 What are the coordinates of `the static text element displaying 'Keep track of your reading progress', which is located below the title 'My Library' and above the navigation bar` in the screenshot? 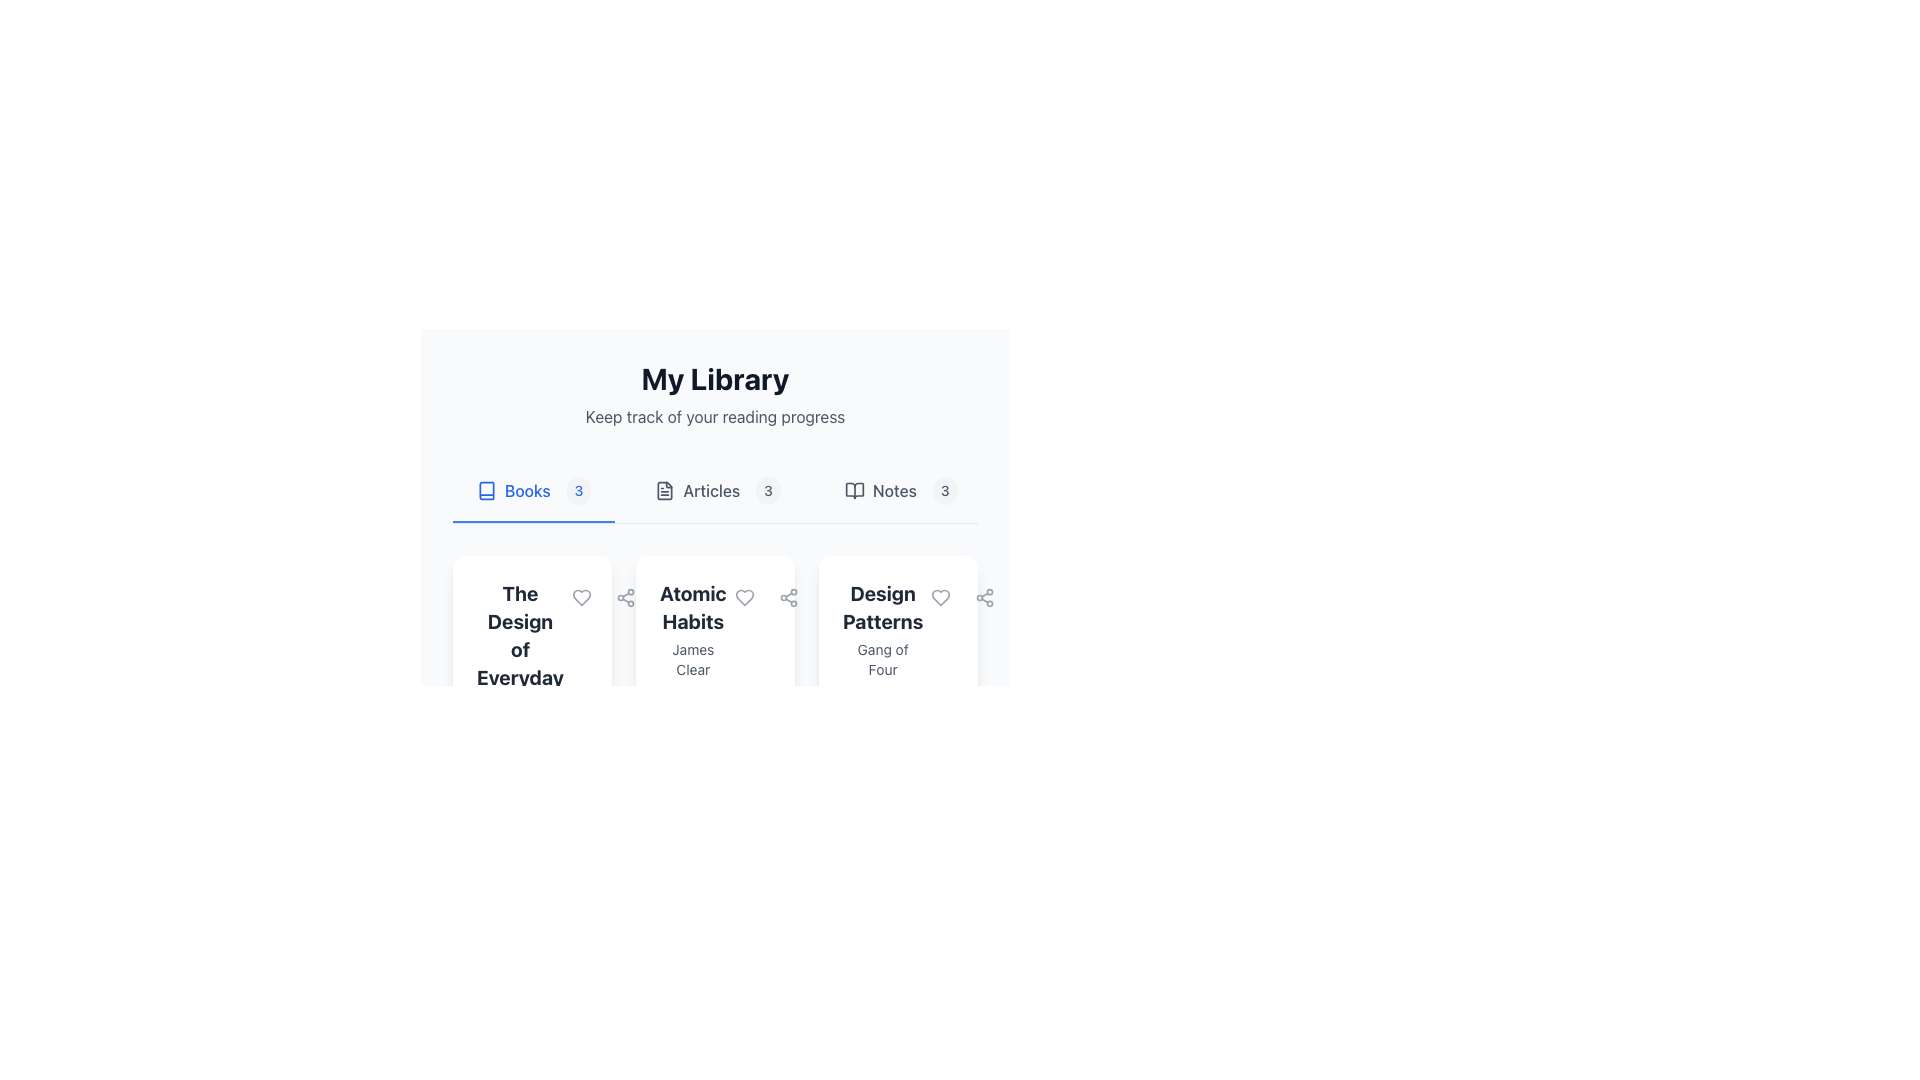 It's located at (715, 415).